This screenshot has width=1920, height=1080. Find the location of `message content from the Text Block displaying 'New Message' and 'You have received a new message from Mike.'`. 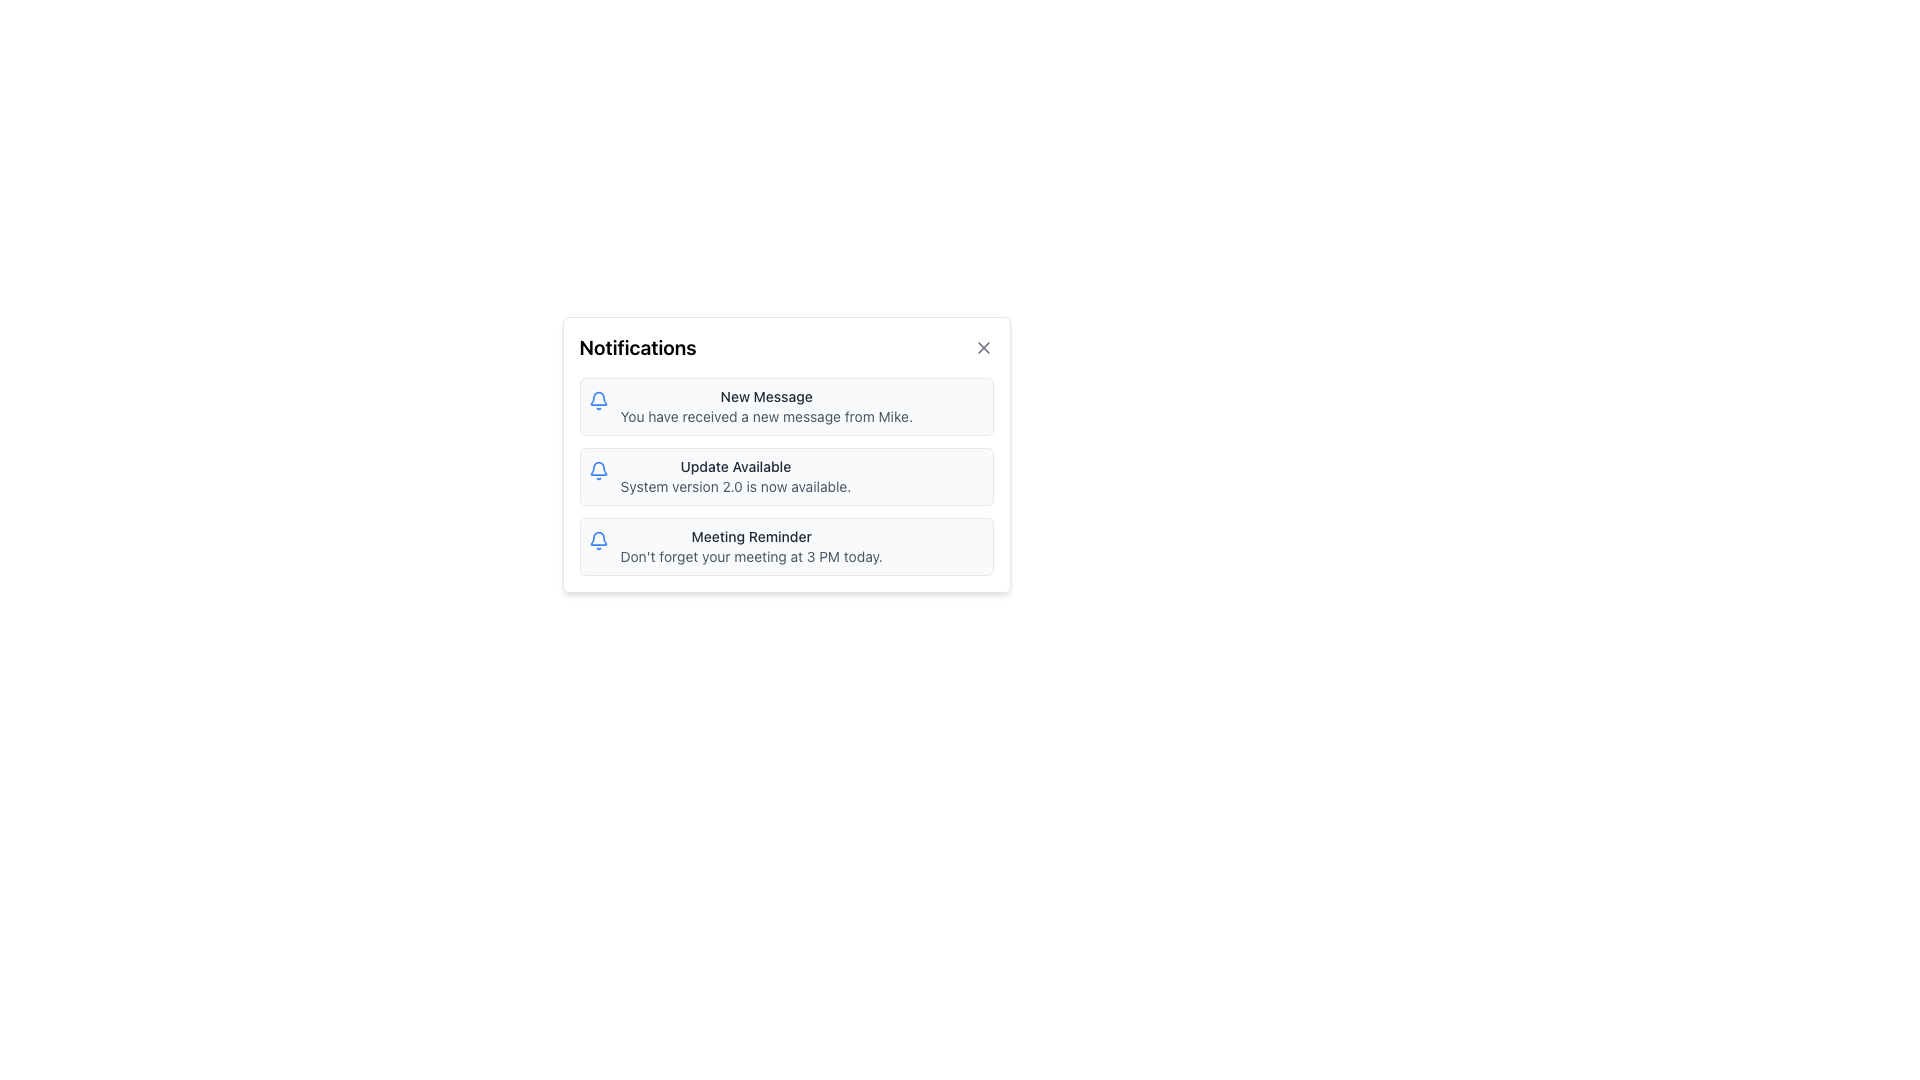

message content from the Text Block displaying 'New Message' and 'You have received a new message from Mike.' is located at coordinates (765, 406).